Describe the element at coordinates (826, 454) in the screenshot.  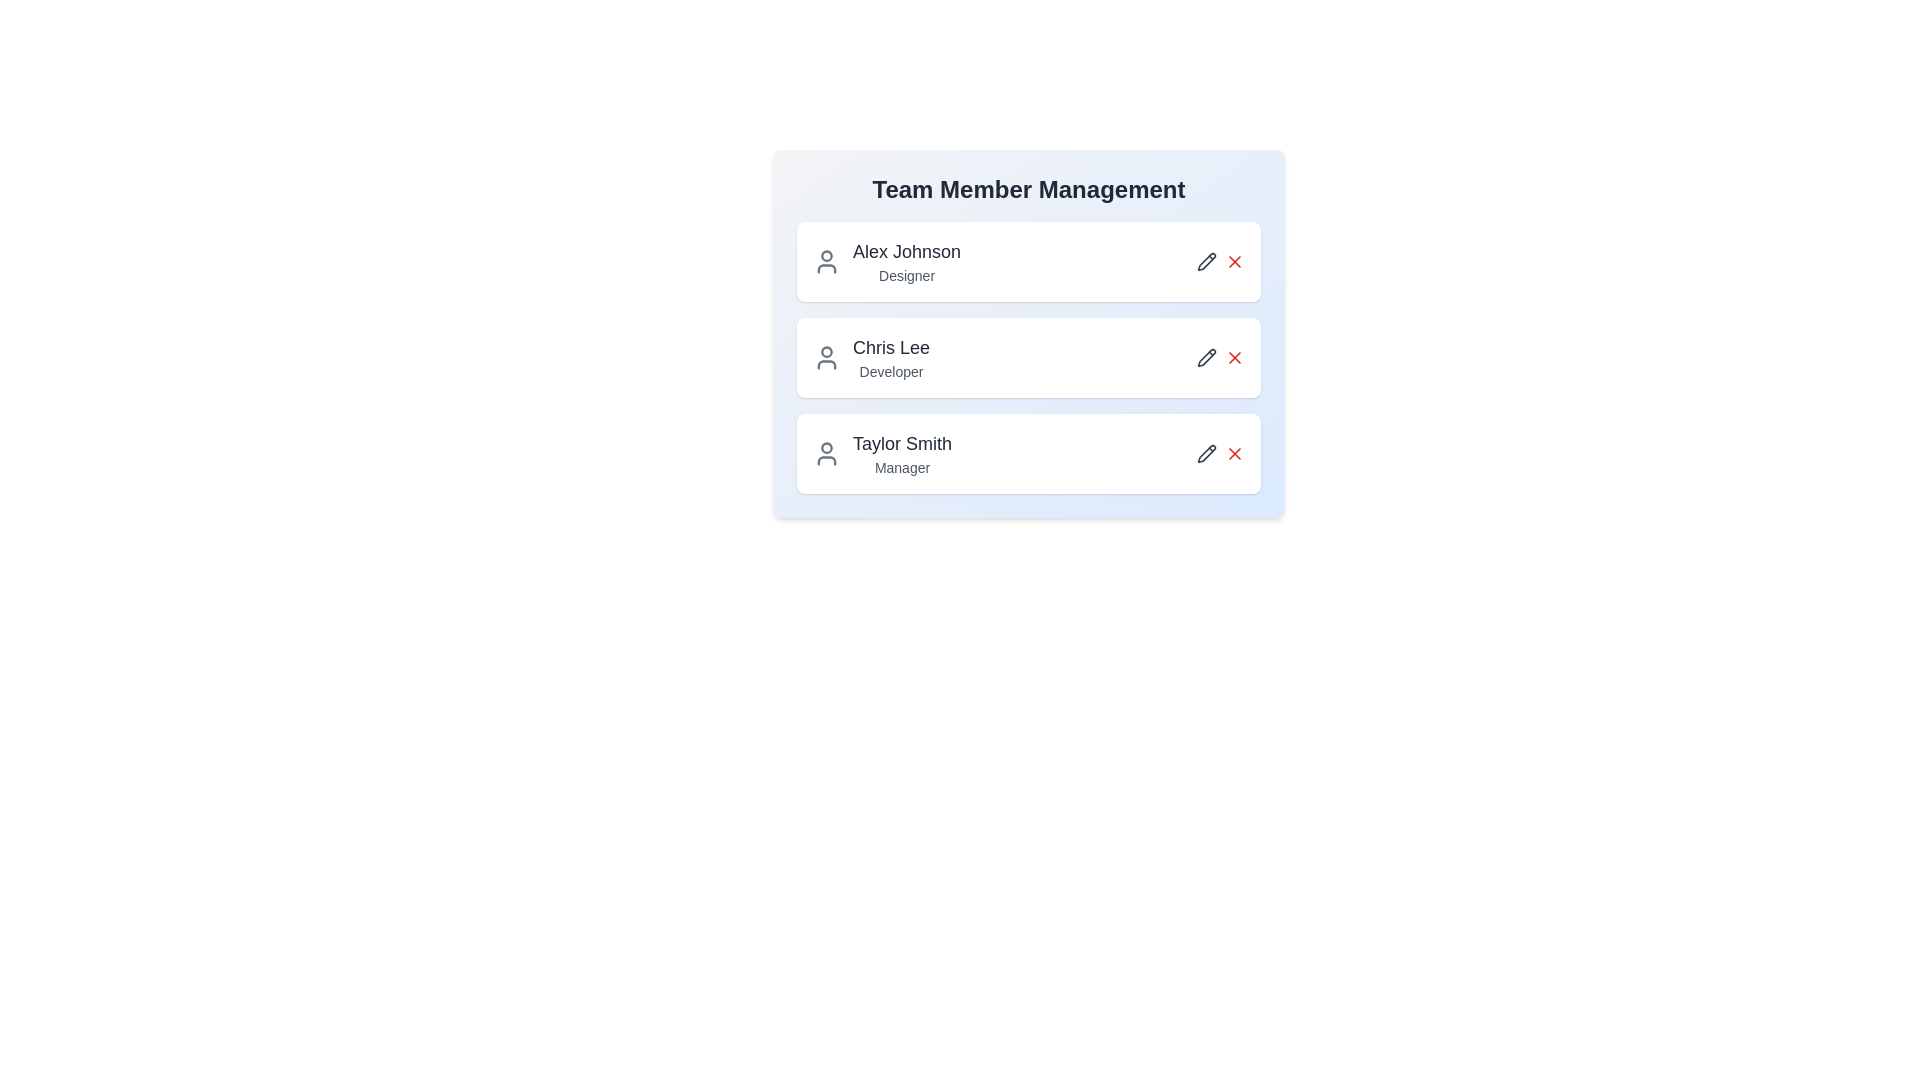
I see `the user icon for Taylor Smith` at that location.